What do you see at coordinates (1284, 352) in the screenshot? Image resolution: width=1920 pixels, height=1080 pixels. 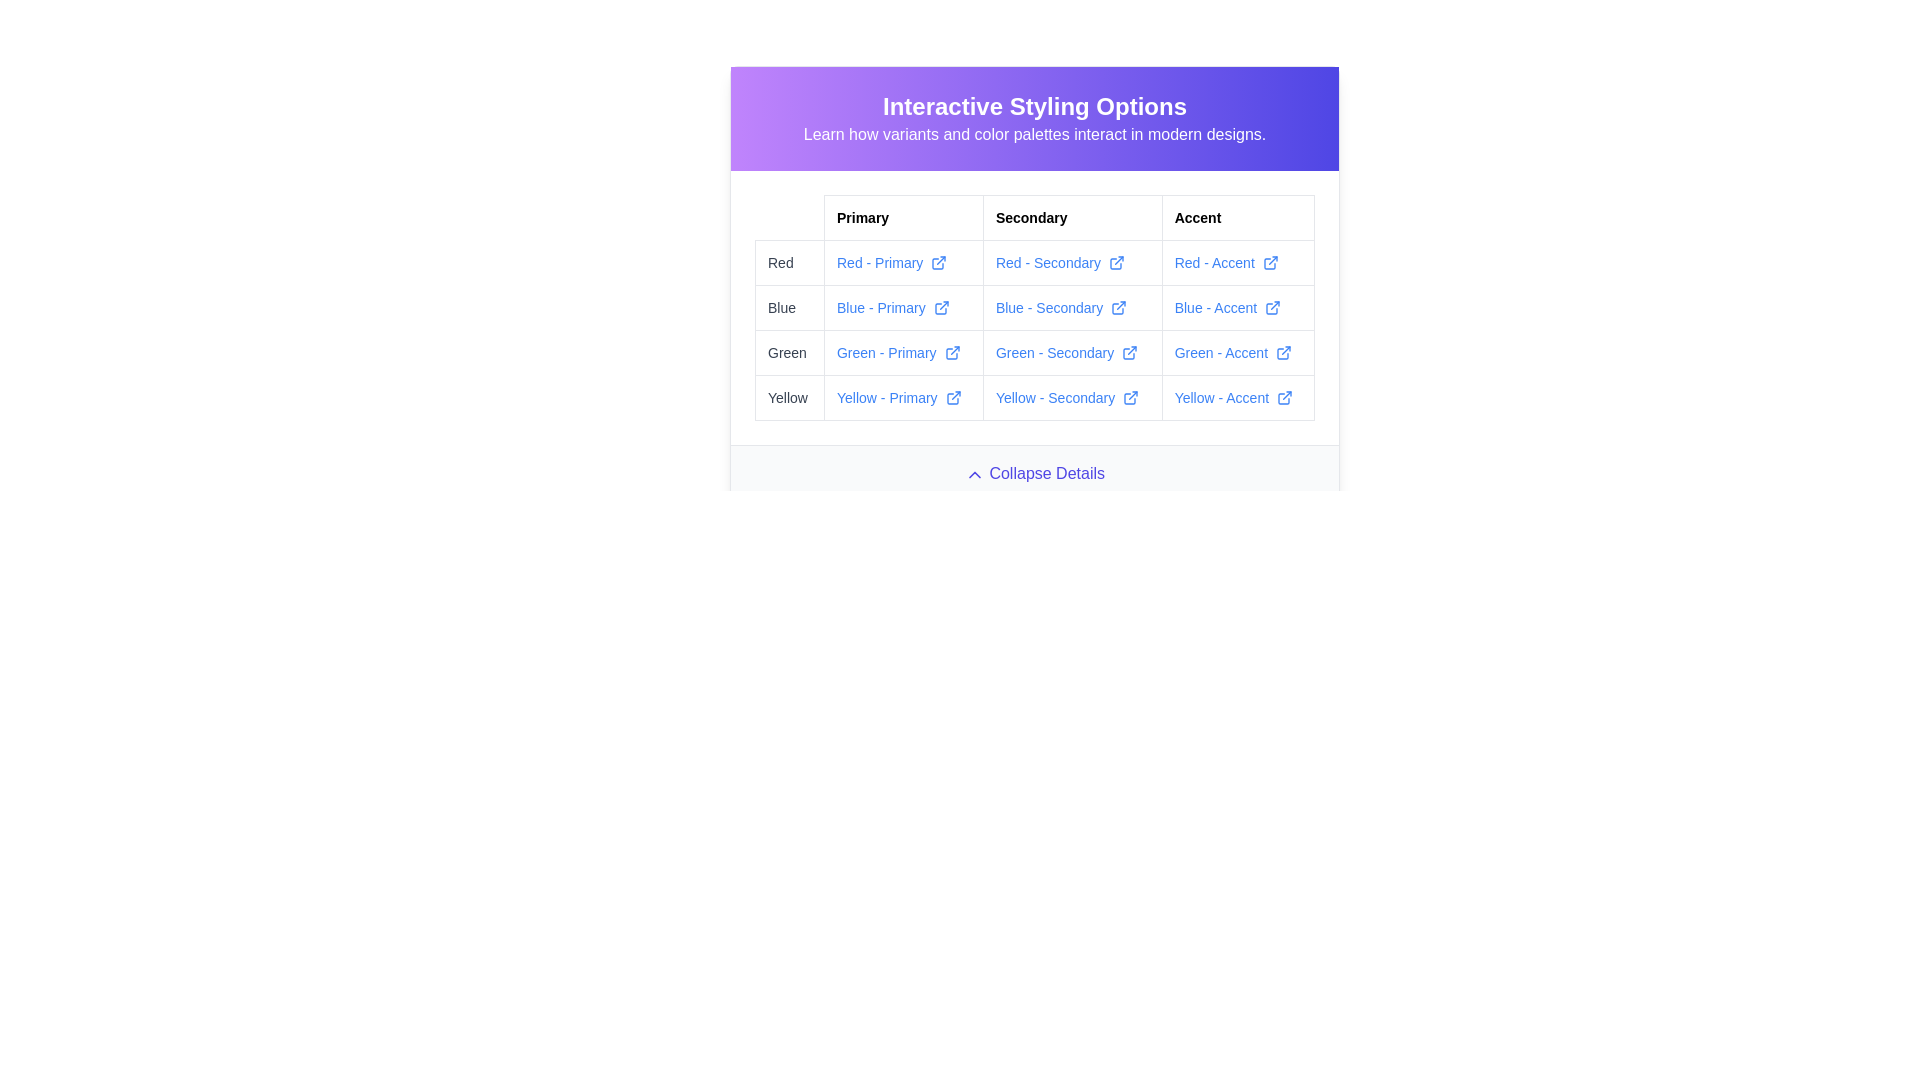 I see `the external link icon located in the 'Accent' column of the table row corresponding to the 'Green - Accent' entry` at bounding box center [1284, 352].